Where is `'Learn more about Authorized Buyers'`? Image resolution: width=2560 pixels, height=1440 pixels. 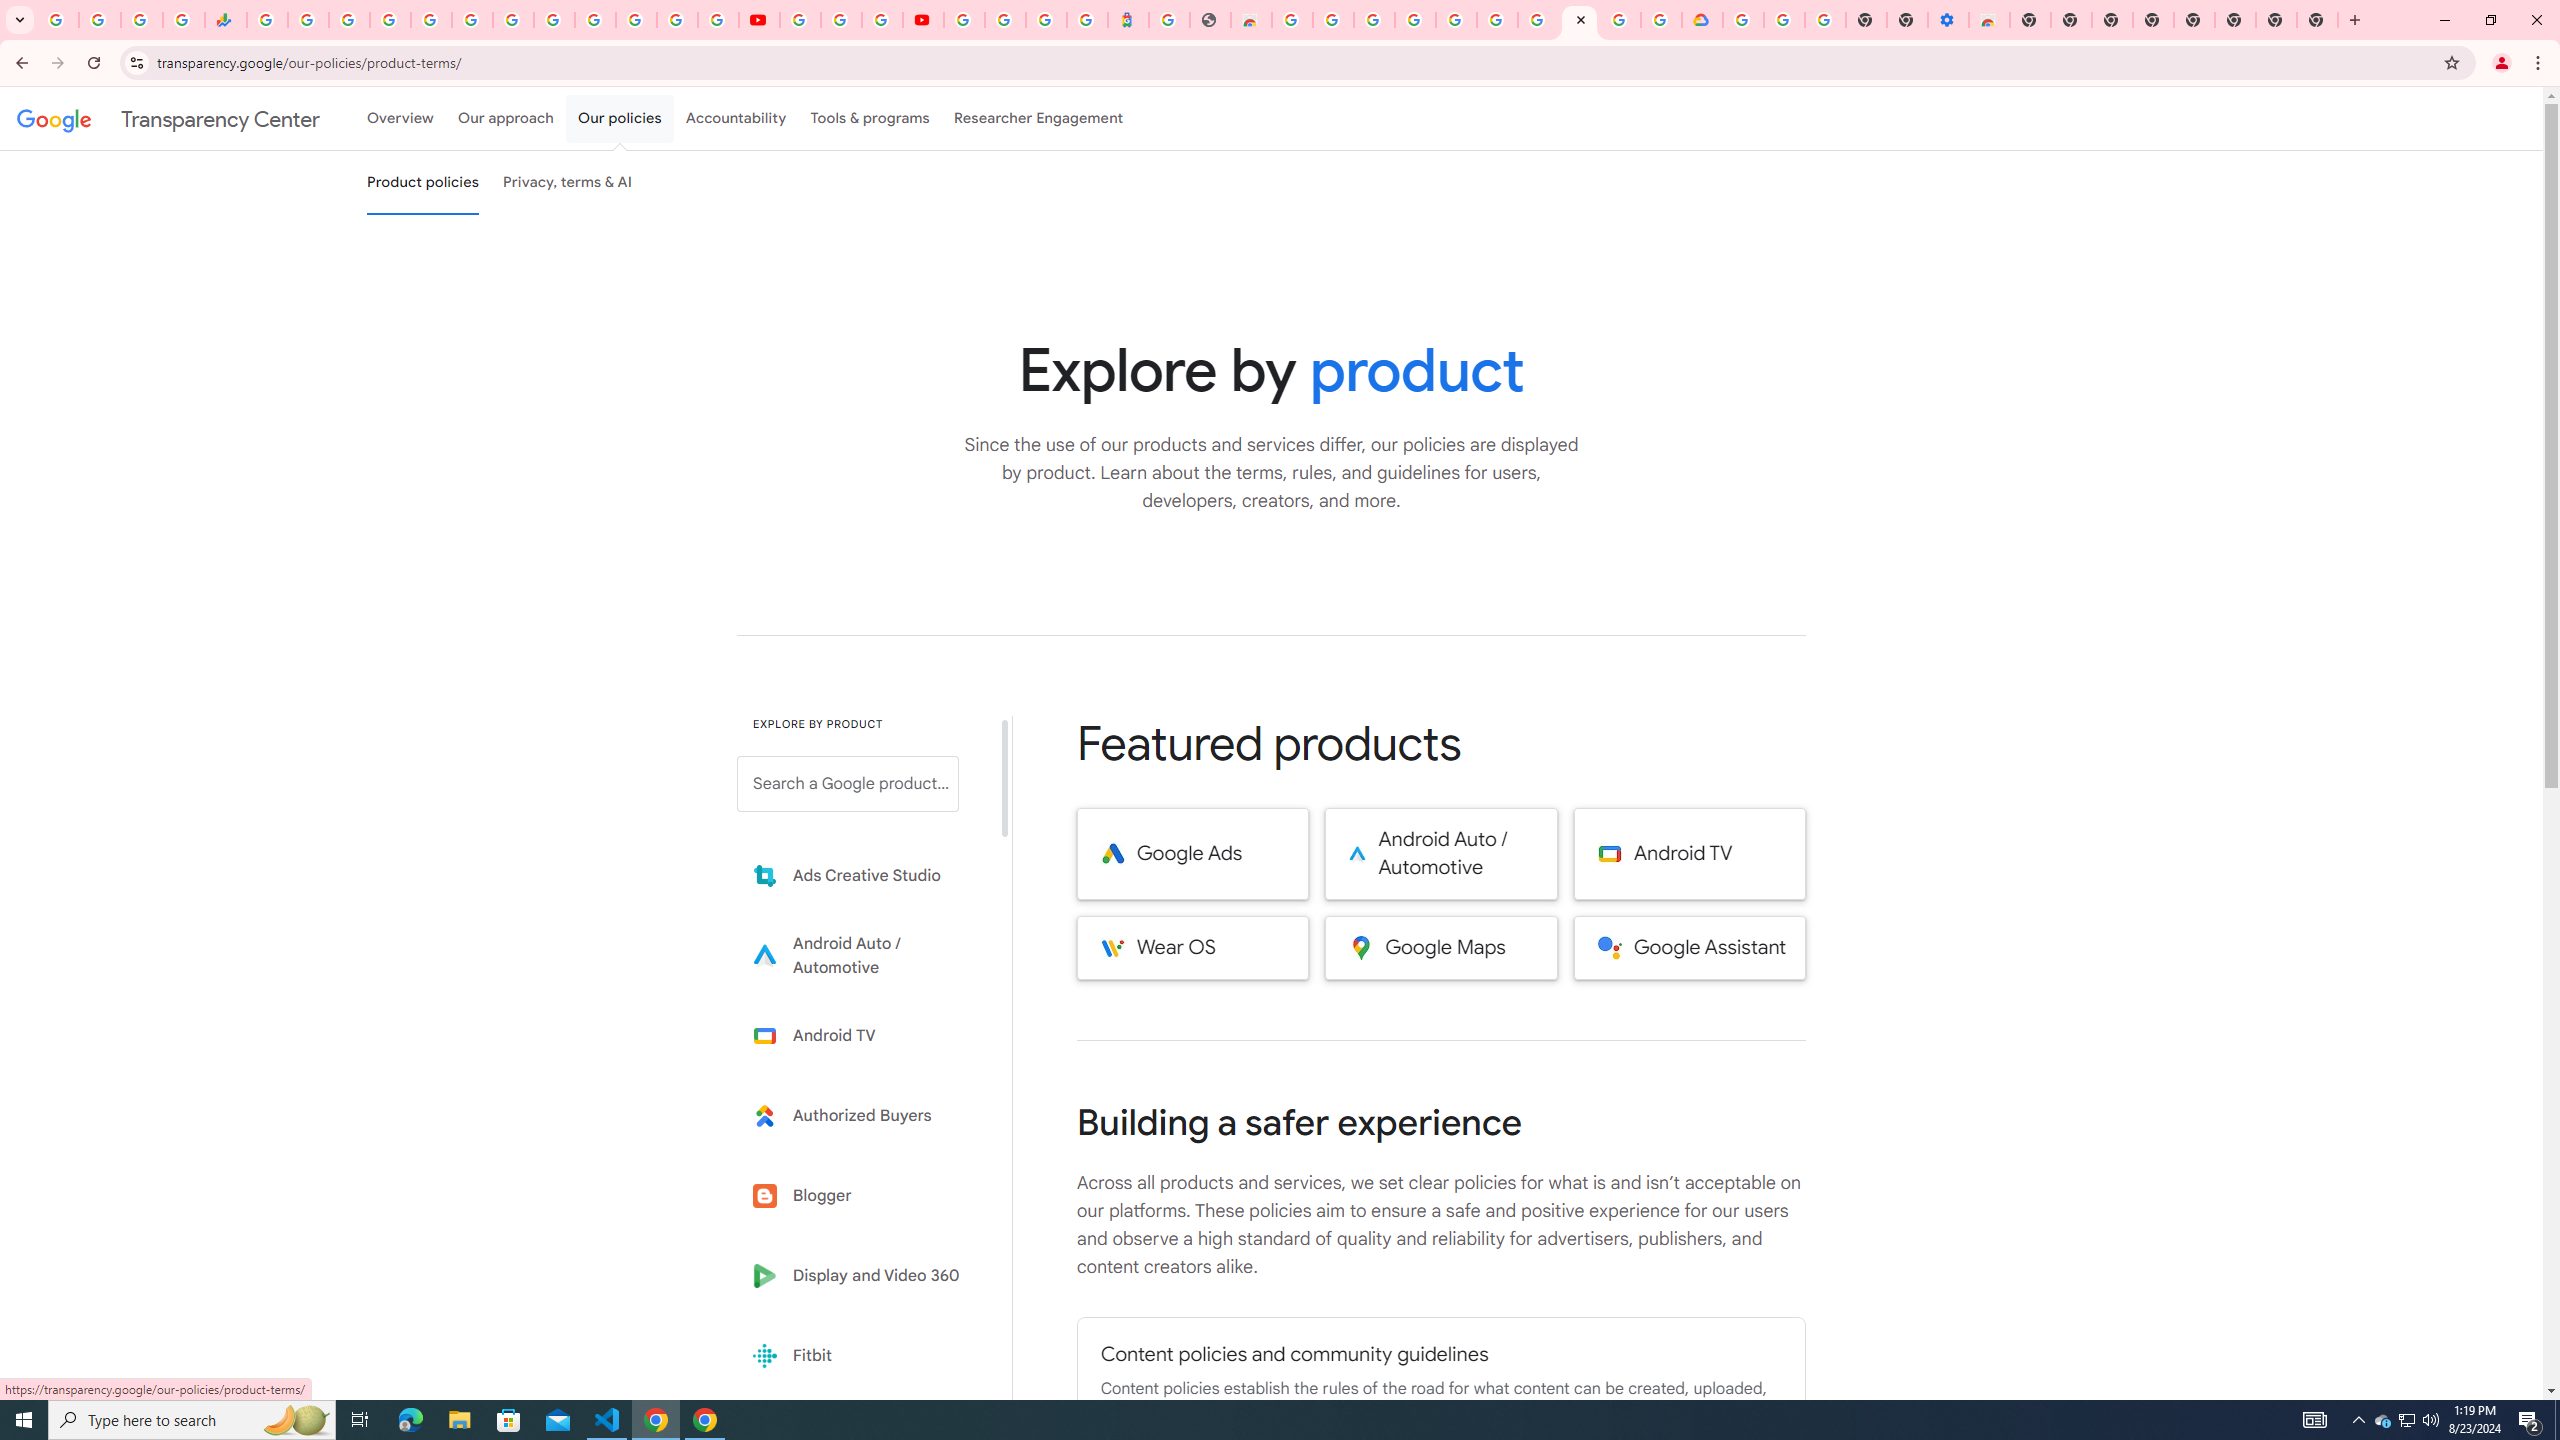 'Learn more about Authorized Buyers' is located at coordinates (861, 1115).